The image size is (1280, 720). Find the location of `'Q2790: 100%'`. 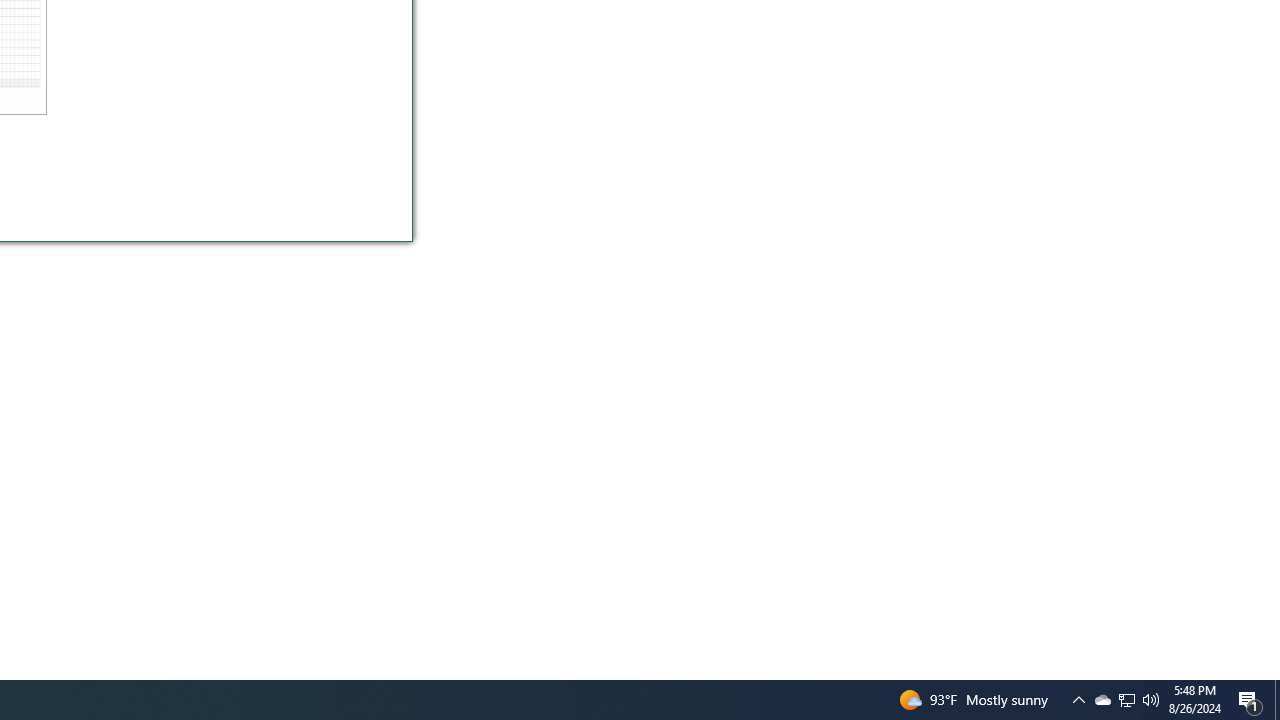

'Q2790: 100%' is located at coordinates (1151, 698).